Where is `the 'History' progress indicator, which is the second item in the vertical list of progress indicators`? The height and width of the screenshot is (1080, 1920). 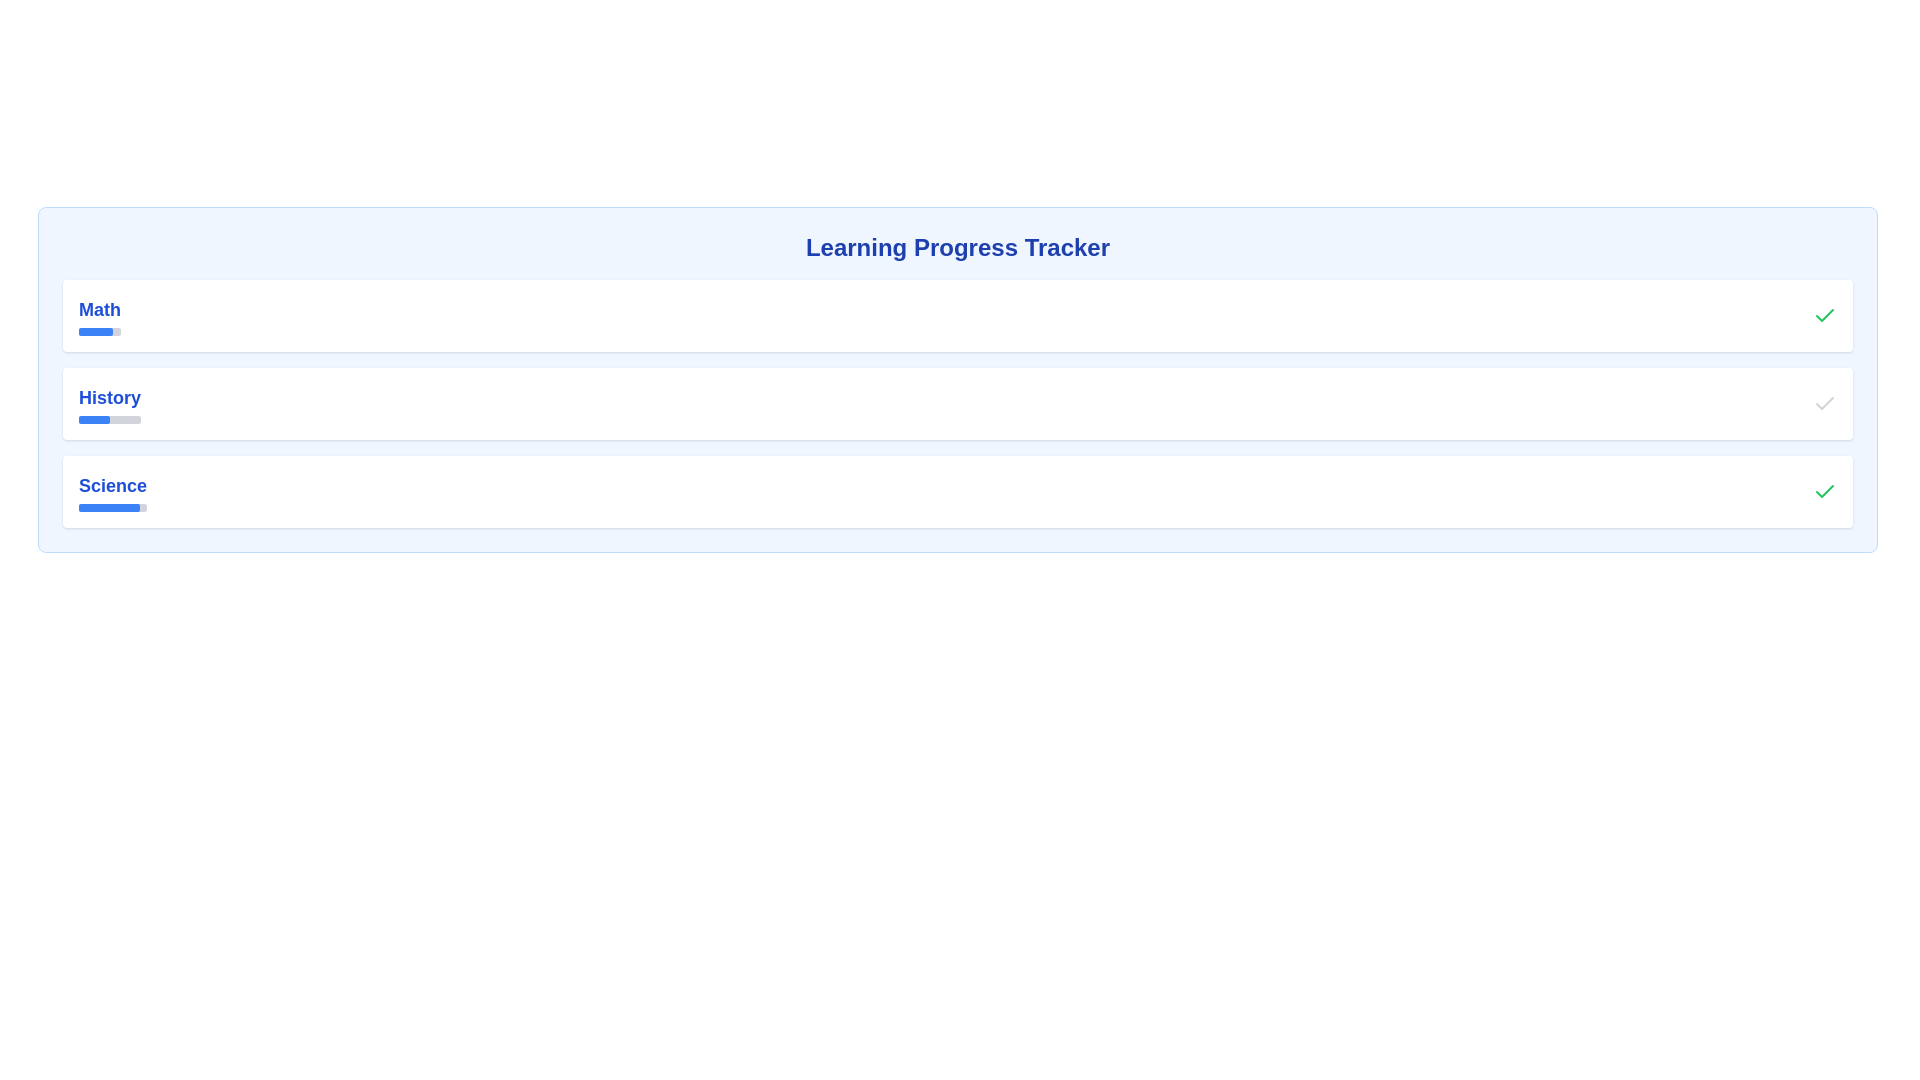
the 'History' progress indicator, which is the second item in the vertical list of progress indicators is located at coordinates (109, 404).